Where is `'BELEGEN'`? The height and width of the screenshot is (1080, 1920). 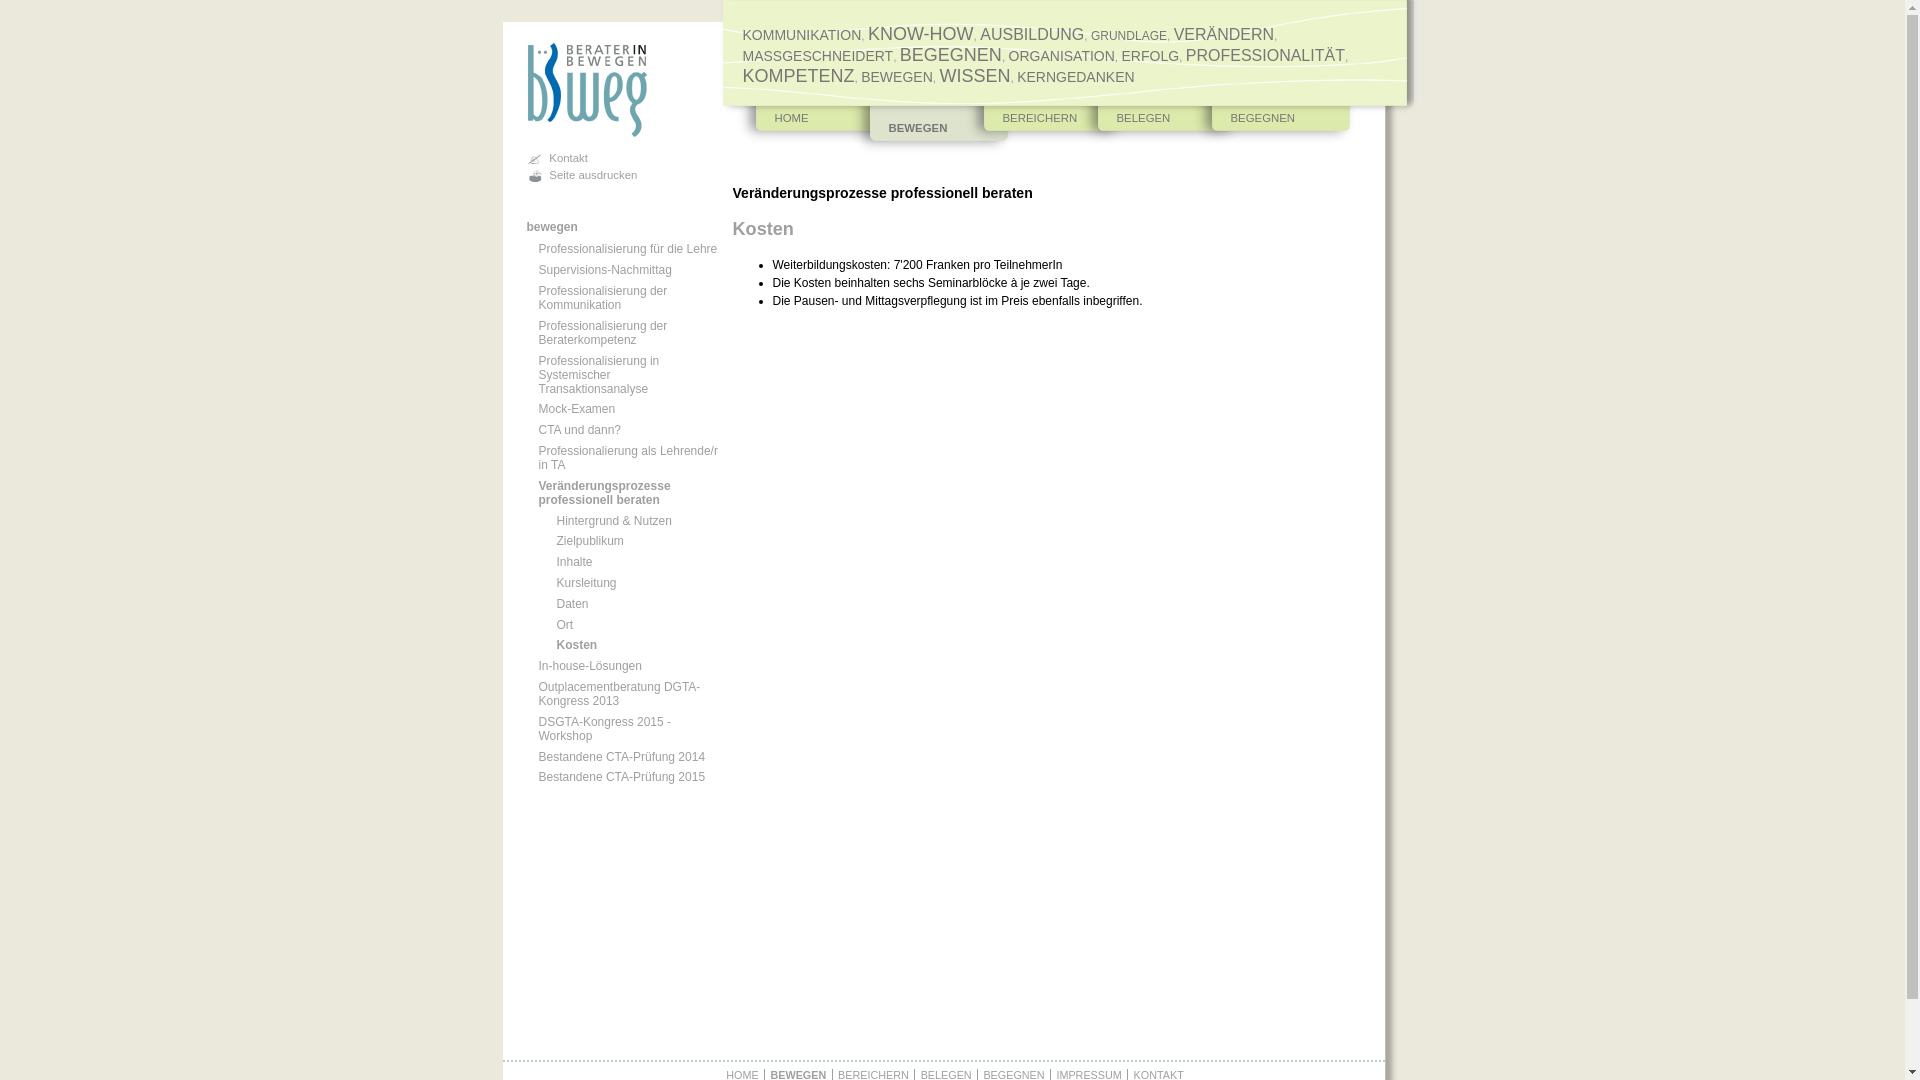 'BELEGEN' is located at coordinates (1077, 124).